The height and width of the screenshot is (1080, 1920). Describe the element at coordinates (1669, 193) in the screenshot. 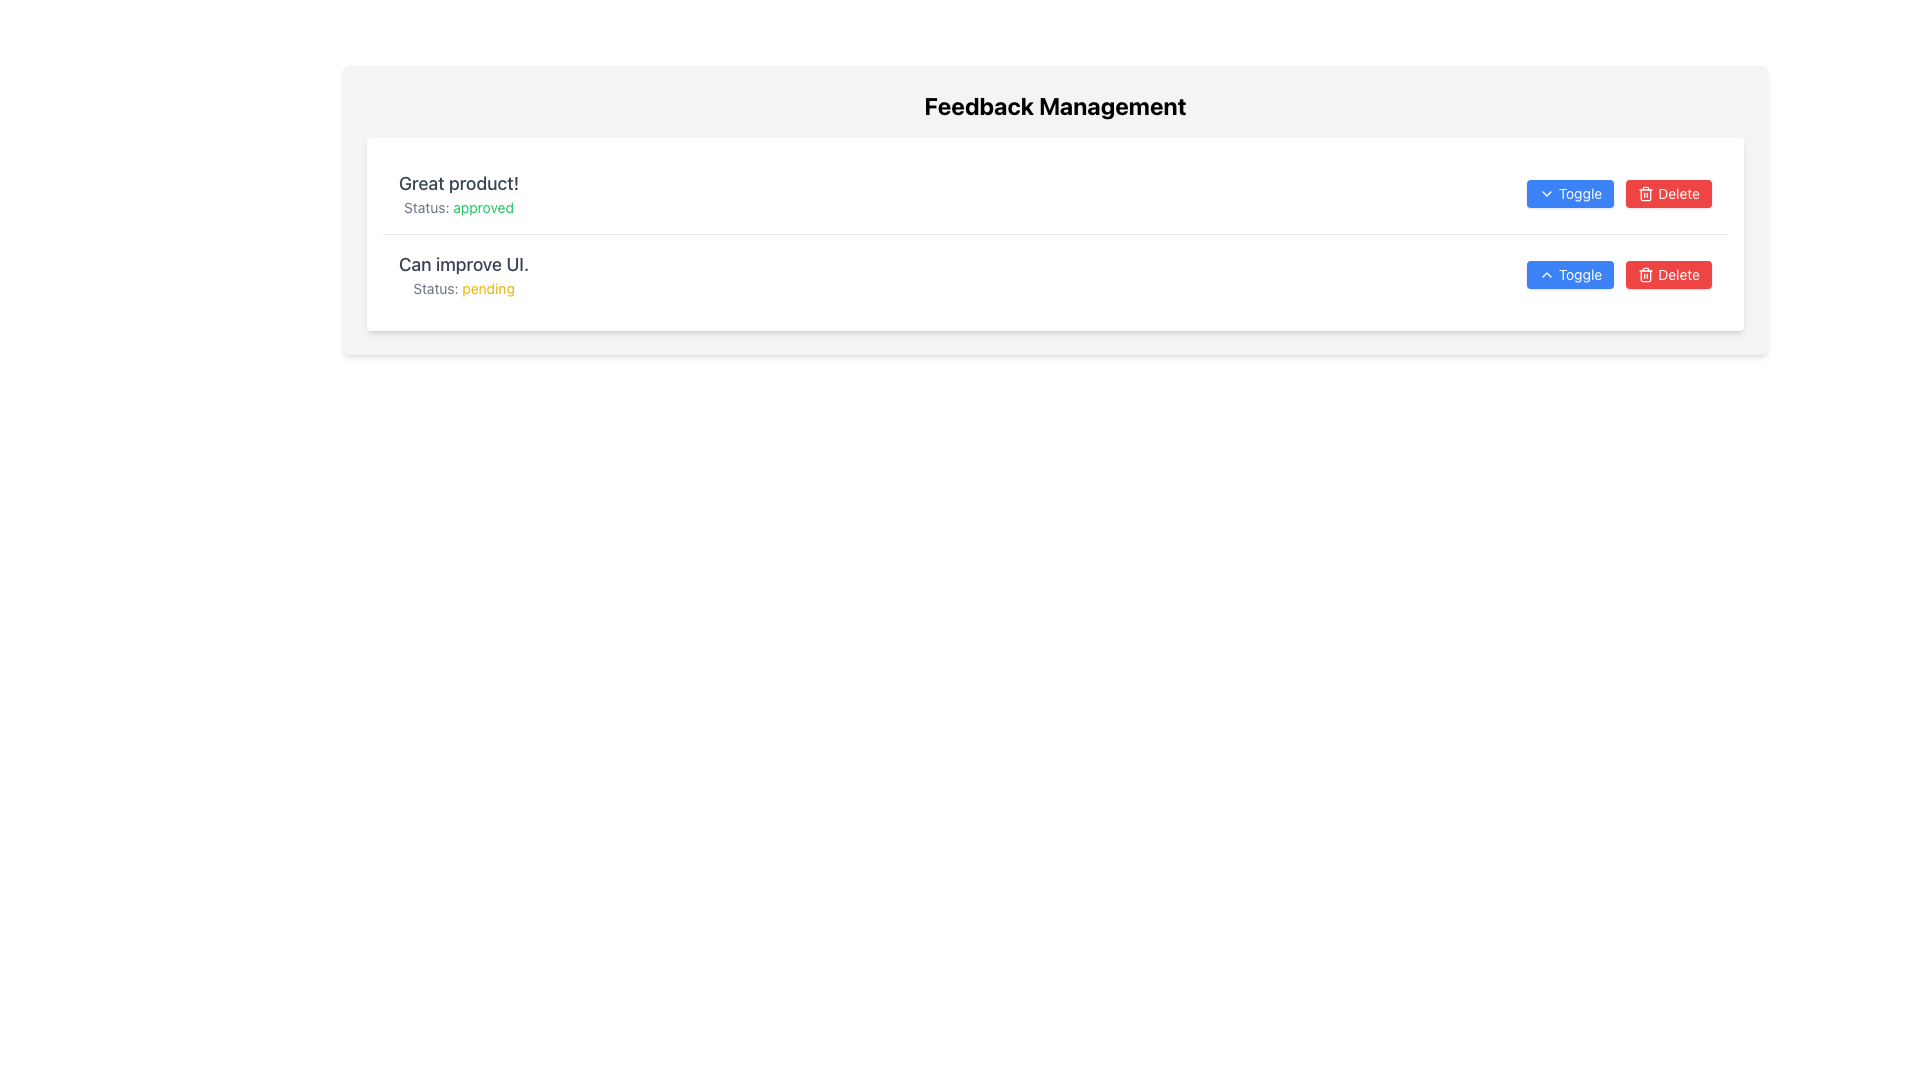

I see `the red 'Delete' button with white text and a trash can icon to trigger the hover effect` at that location.